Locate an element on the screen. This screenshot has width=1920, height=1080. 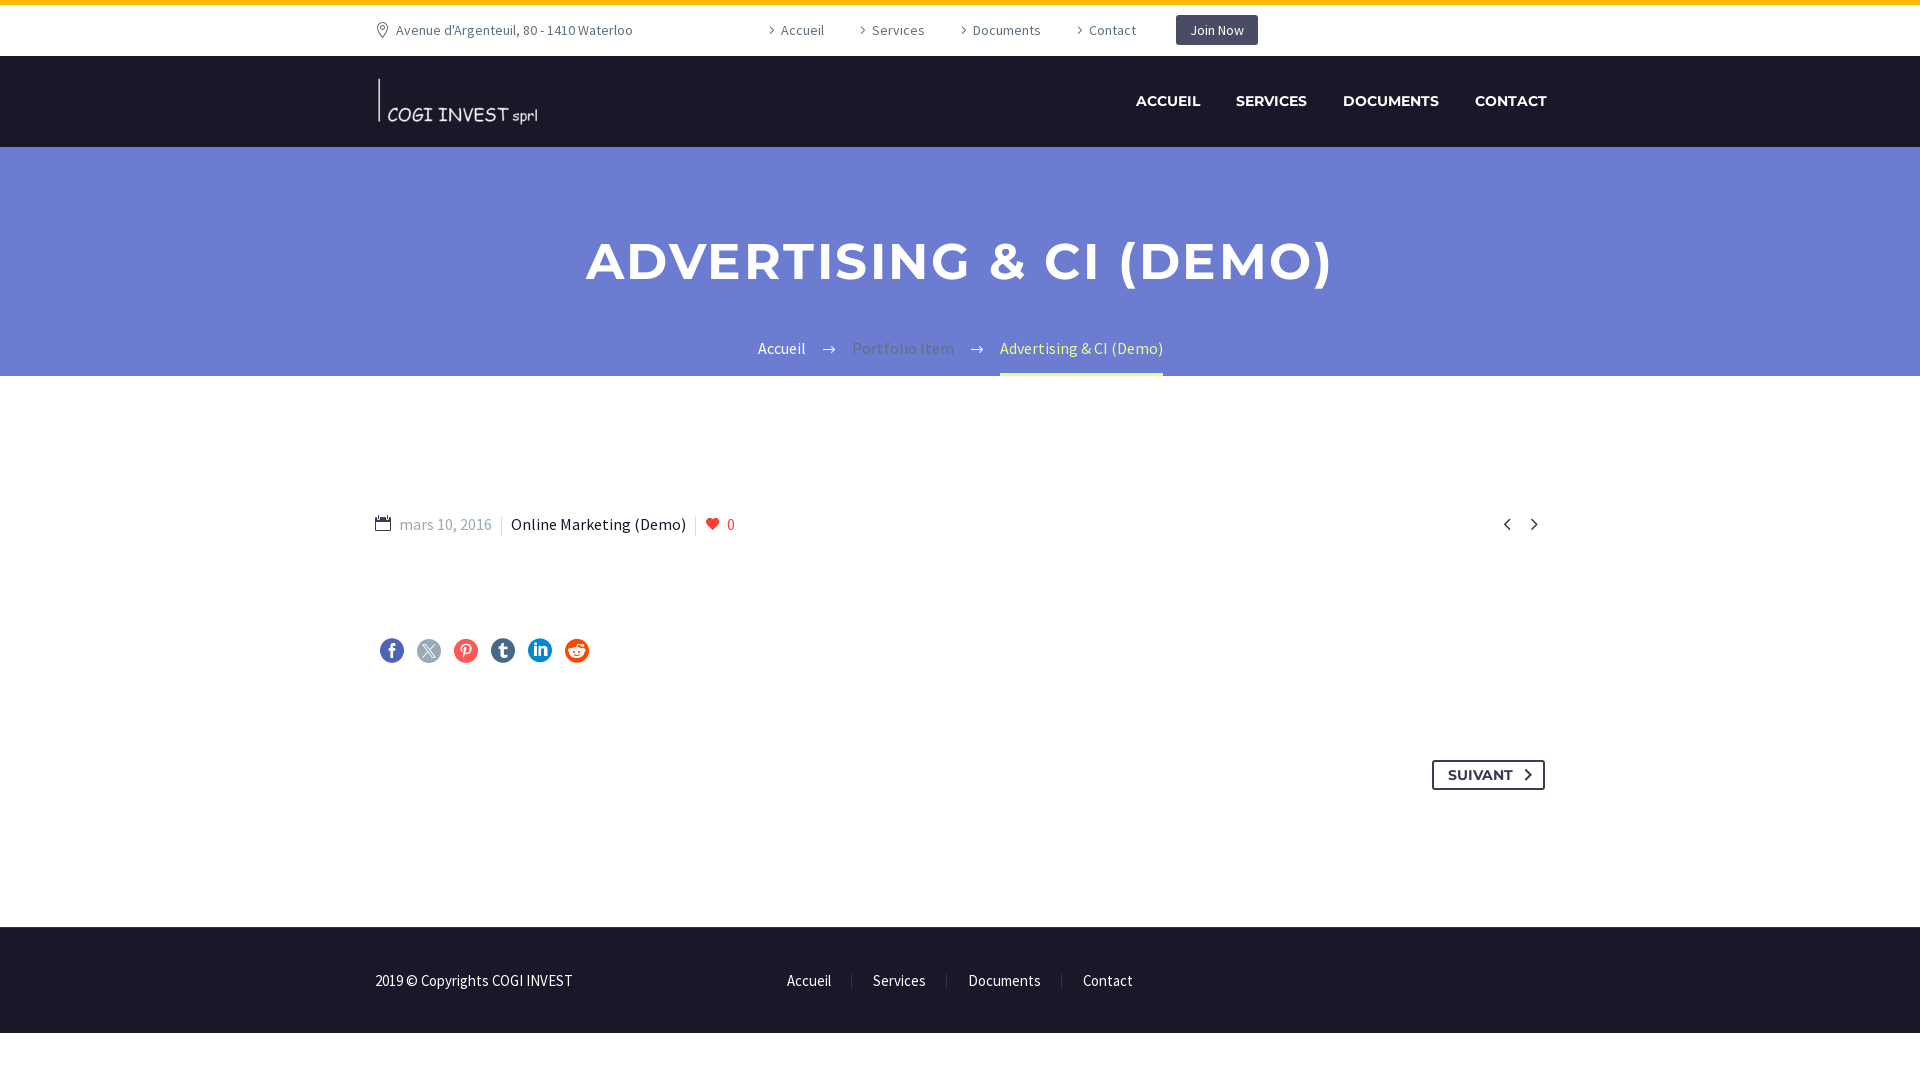
'Twitter' is located at coordinates (427, 651).